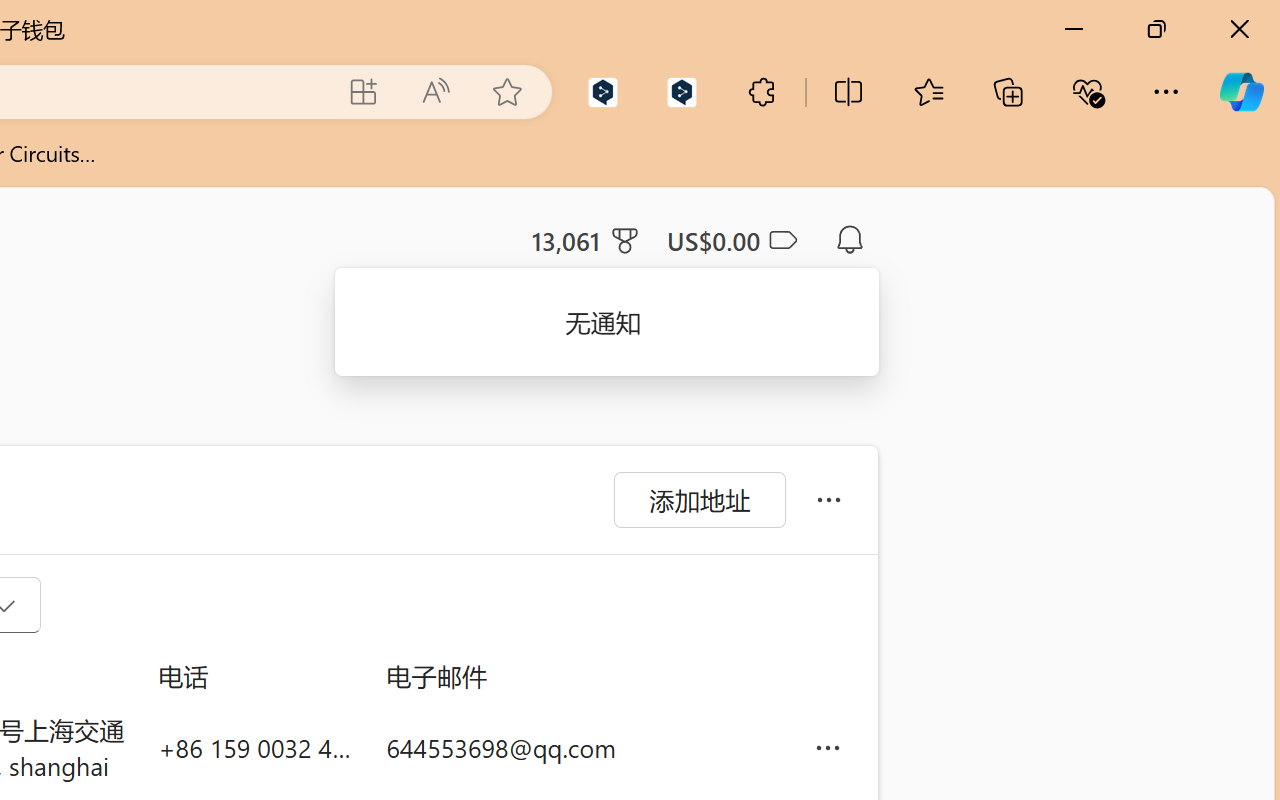 This screenshot has height=800, width=1280. Describe the element at coordinates (1240, 91) in the screenshot. I see `'Copilot (Ctrl+Shift+.)'` at that location.